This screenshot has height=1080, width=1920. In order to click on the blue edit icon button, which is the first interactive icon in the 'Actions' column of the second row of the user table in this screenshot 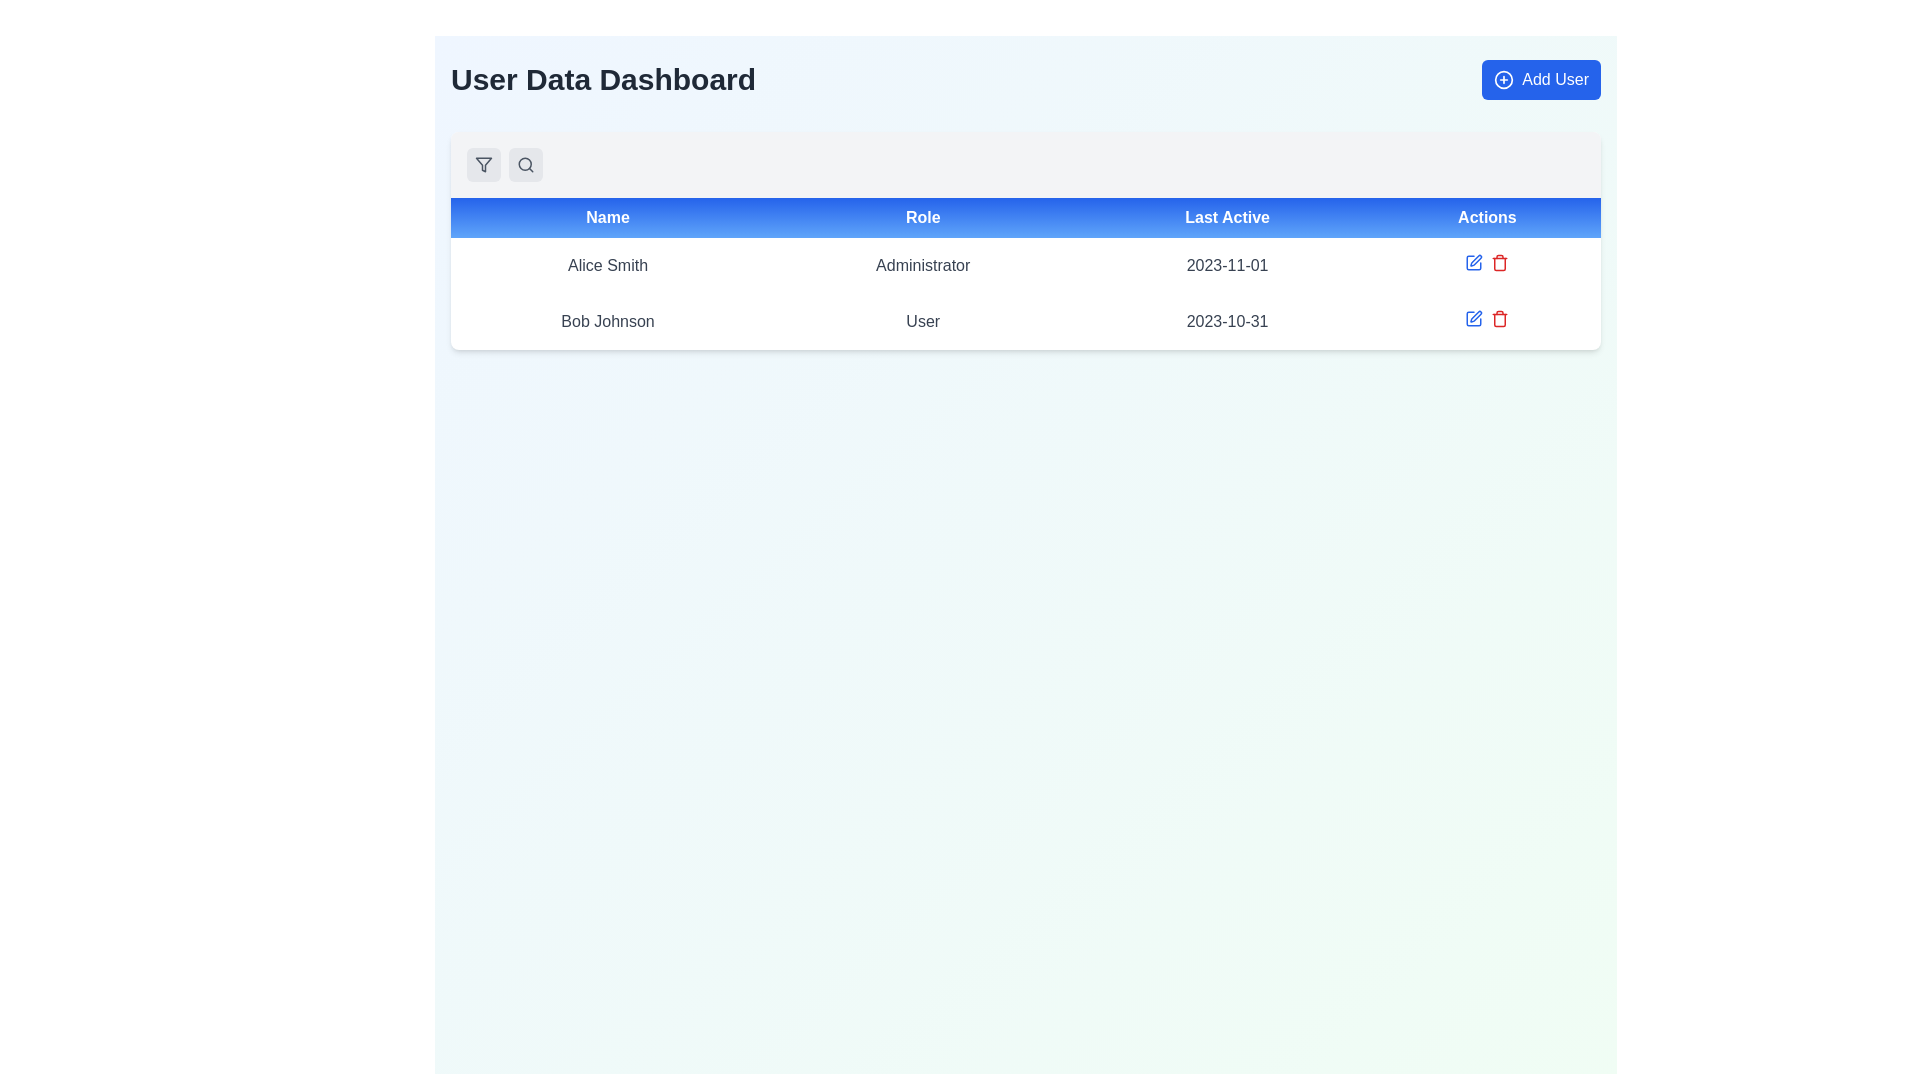, I will do `click(1474, 261)`.